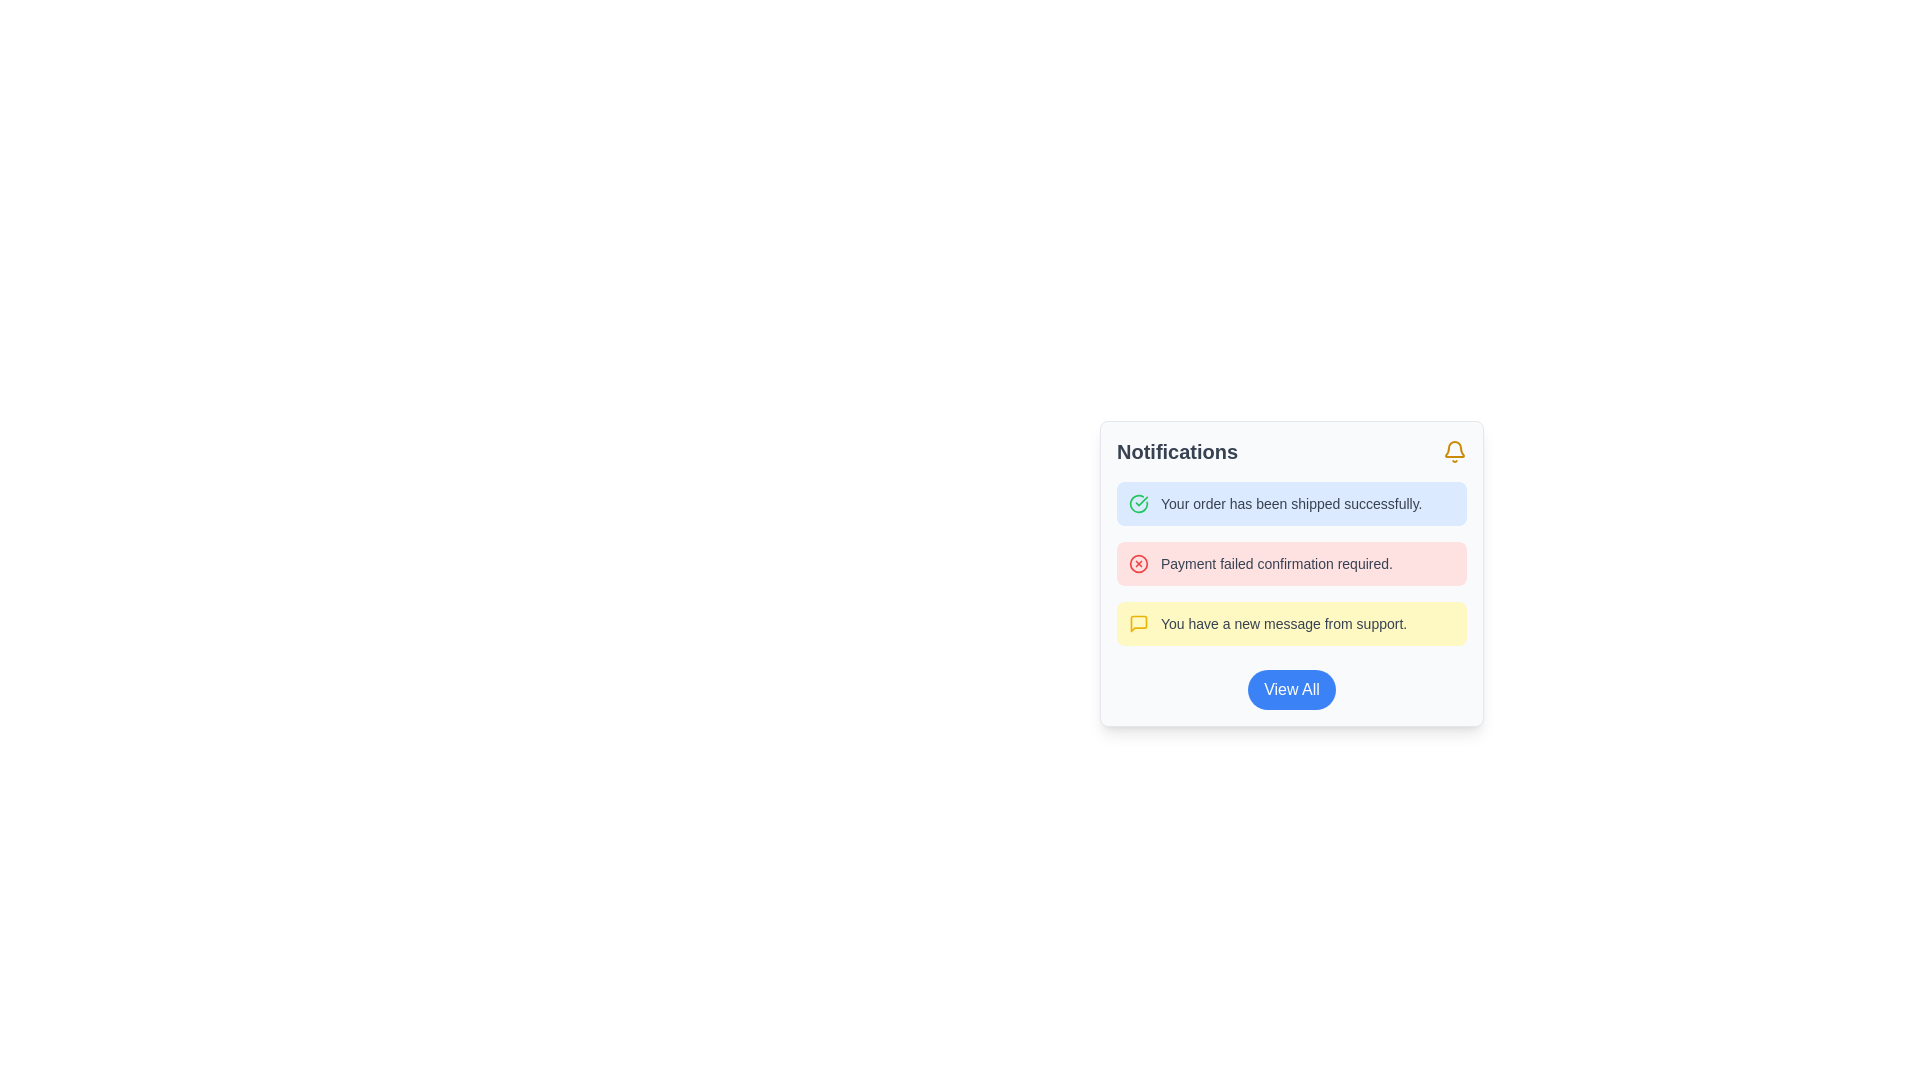  Describe the element at coordinates (1291, 689) in the screenshot. I see `the blue 'View All' button located at the bottom of the notification card for visual feedback` at that location.